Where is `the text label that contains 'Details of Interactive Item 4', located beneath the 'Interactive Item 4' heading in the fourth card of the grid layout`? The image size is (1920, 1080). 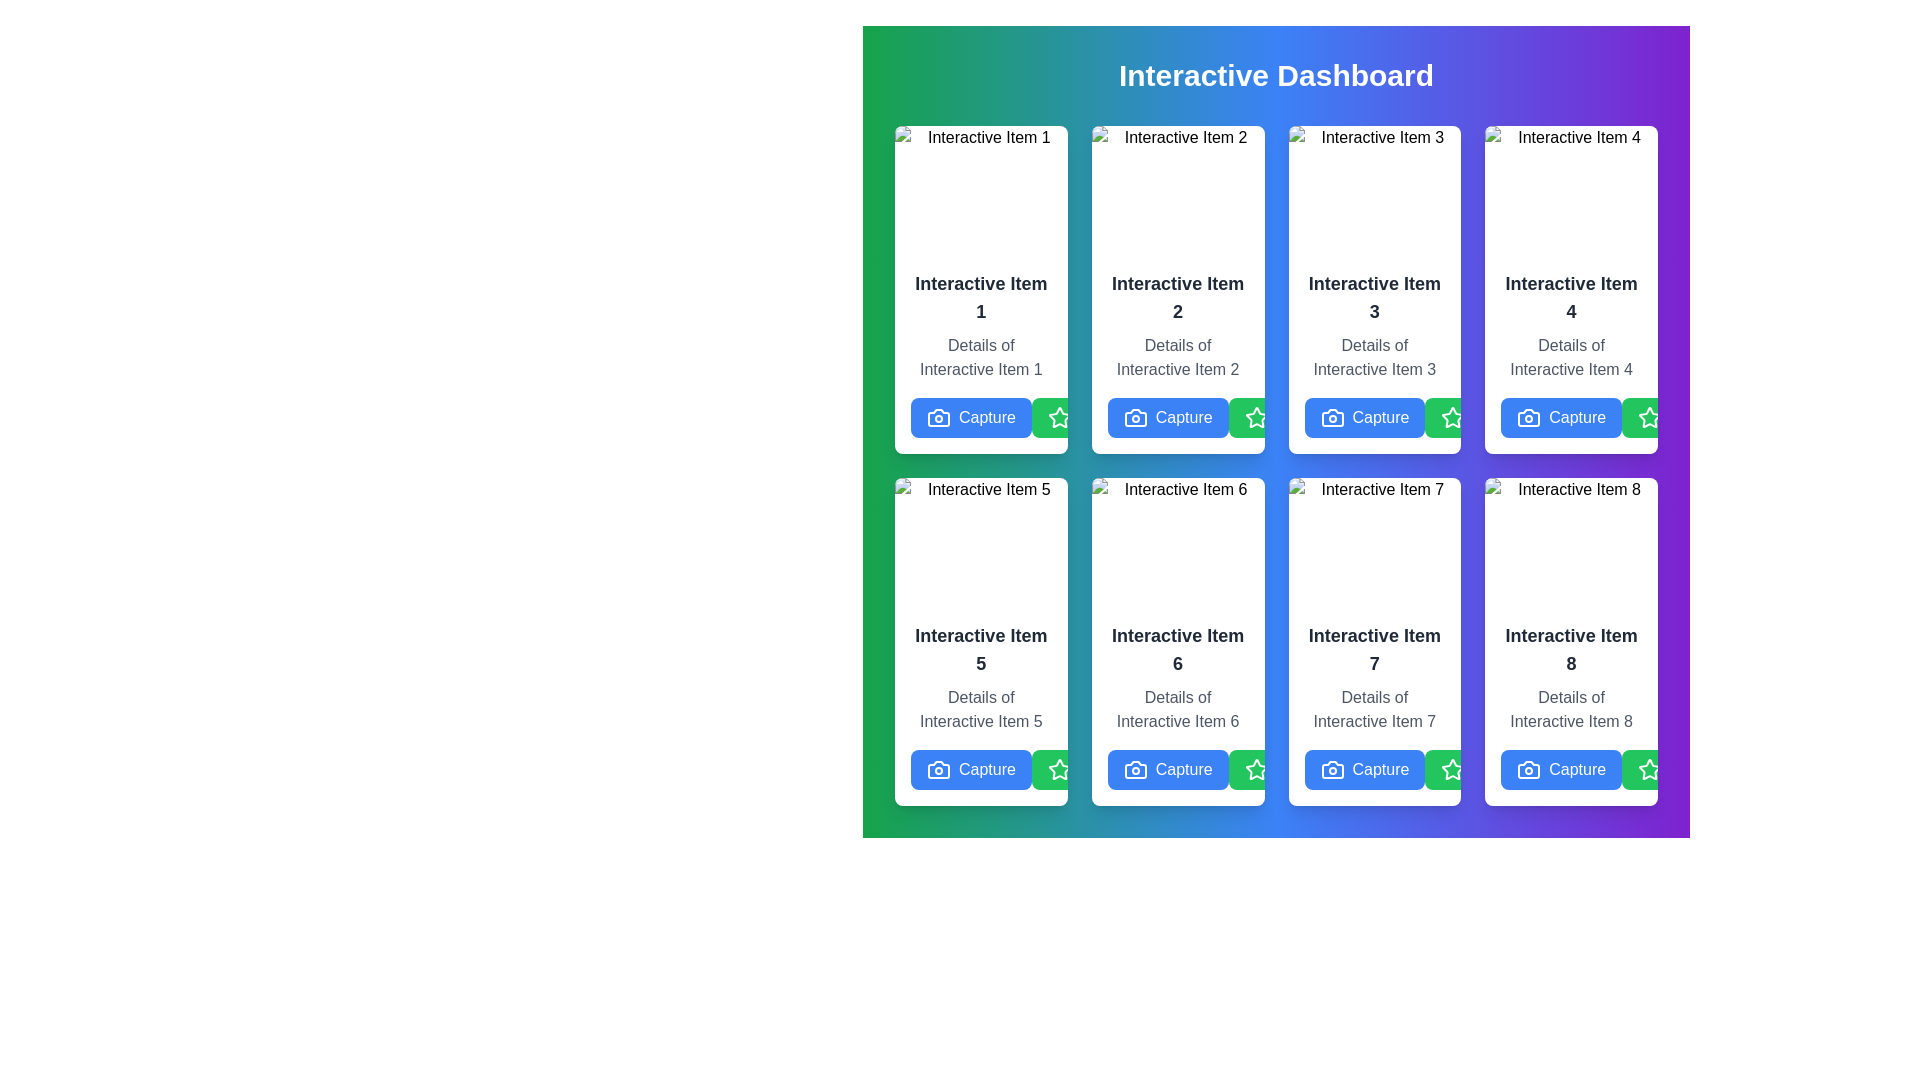
the text label that contains 'Details of Interactive Item 4', located beneath the 'Interactive Item 4' heading in the fourth card of the grid layout is located at coordinates (1570, 357).